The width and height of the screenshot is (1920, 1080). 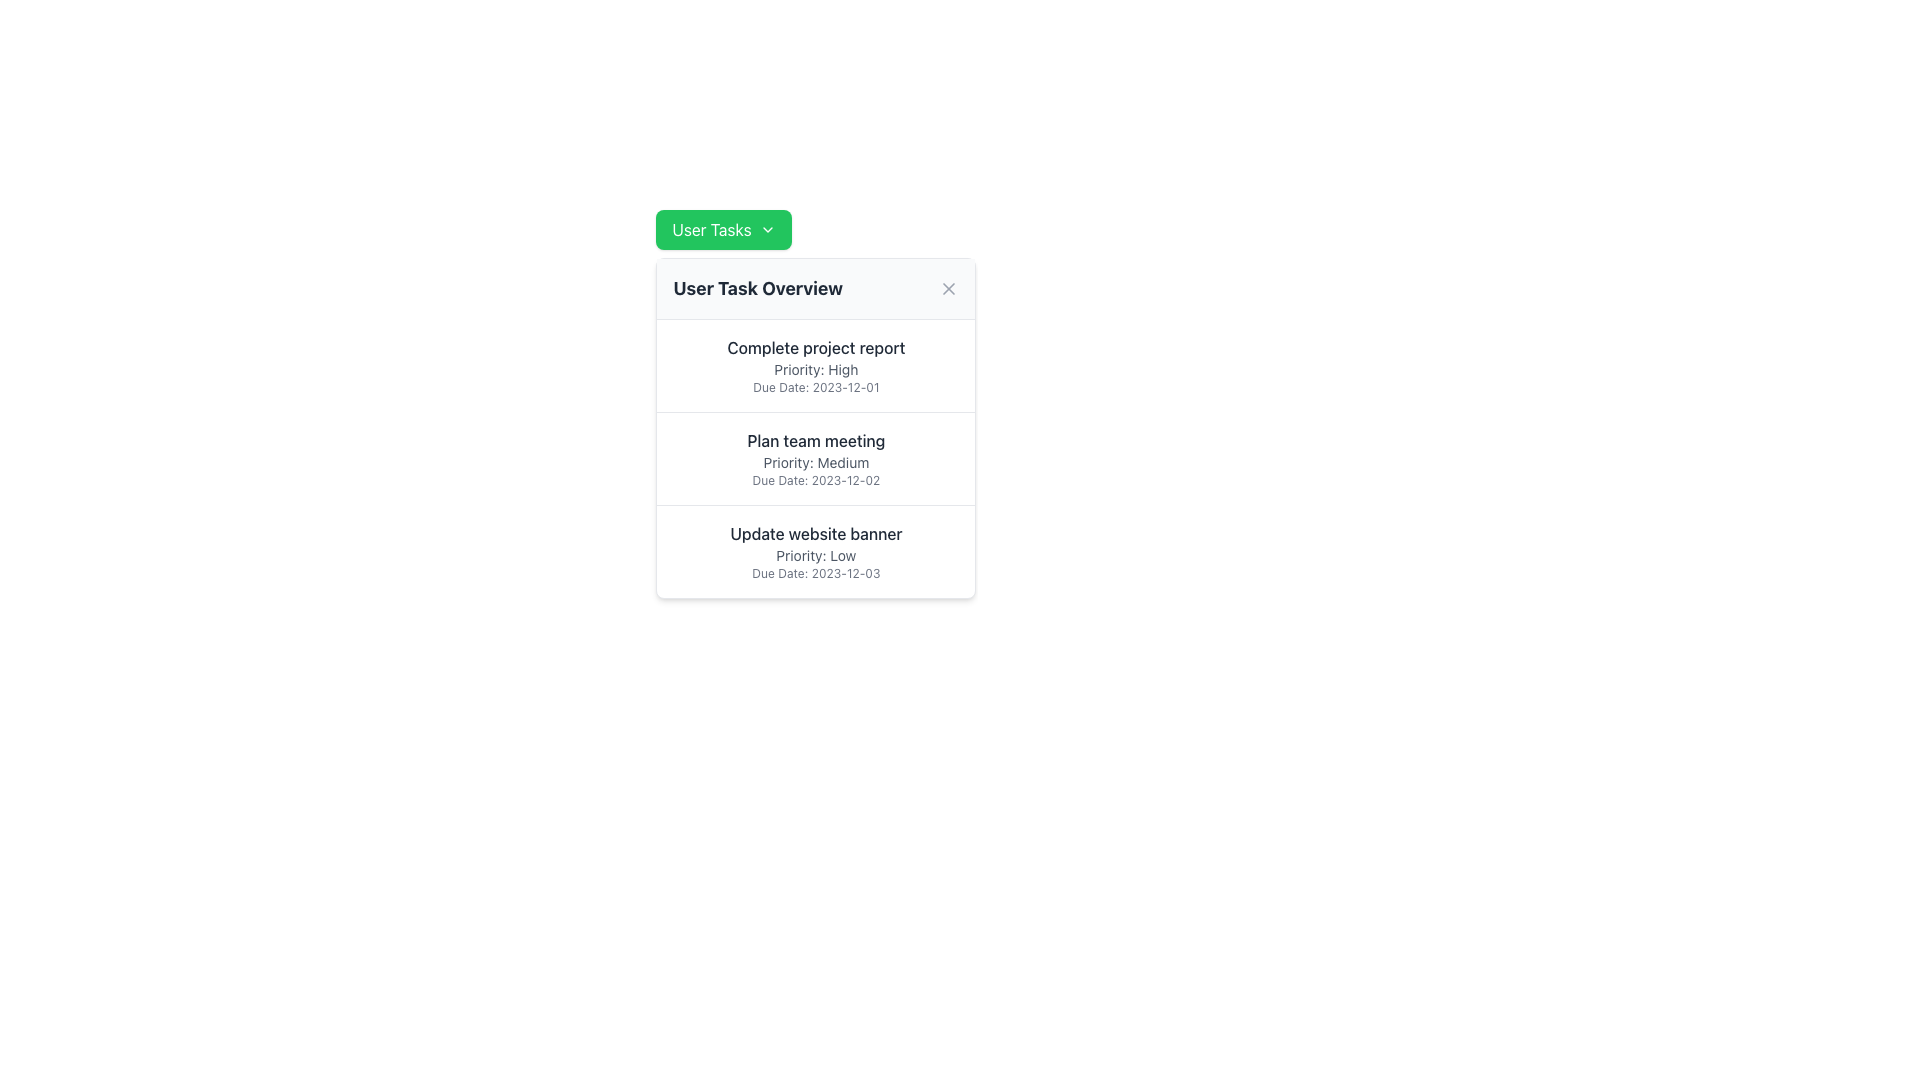 What do you see at coordinates (766, 229) in the screenshot?
I see `the chevron icon located at the top-right corner of the 'User Tasks' button` at bounding box center [766, 229].